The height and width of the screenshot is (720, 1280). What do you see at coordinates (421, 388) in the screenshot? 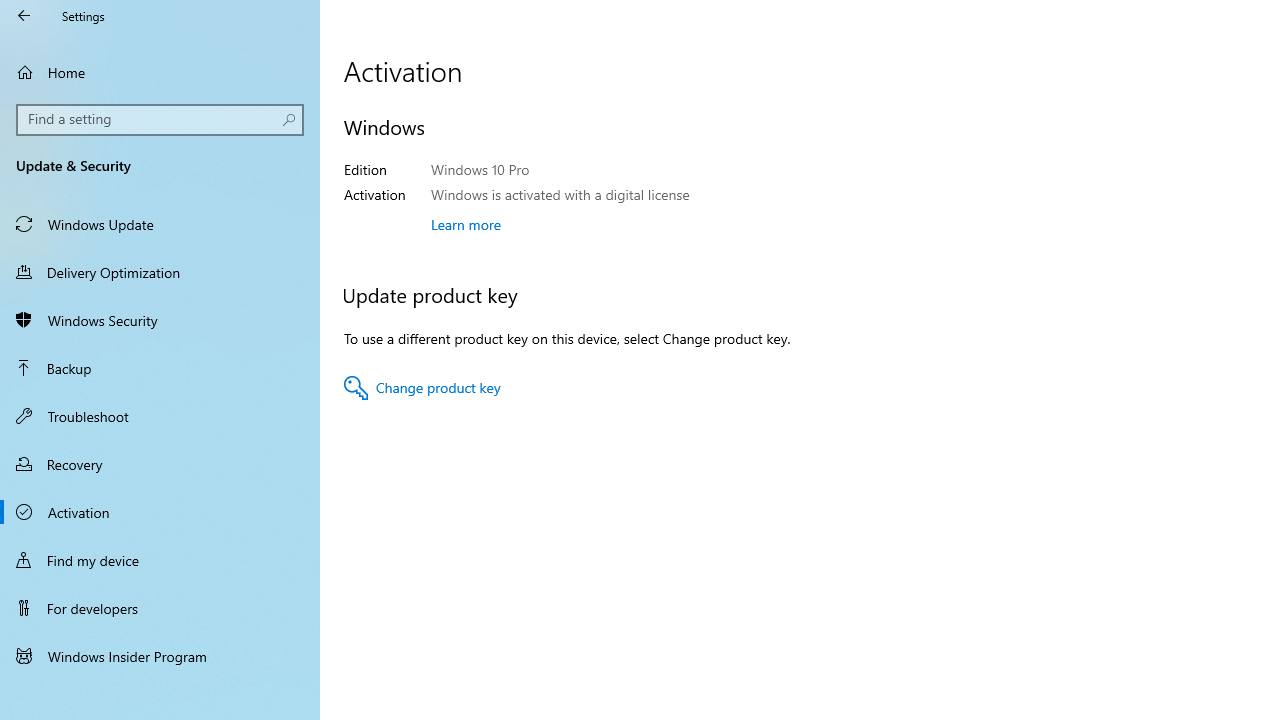
I see `'Change product key'` at bounding box center [421, 388].